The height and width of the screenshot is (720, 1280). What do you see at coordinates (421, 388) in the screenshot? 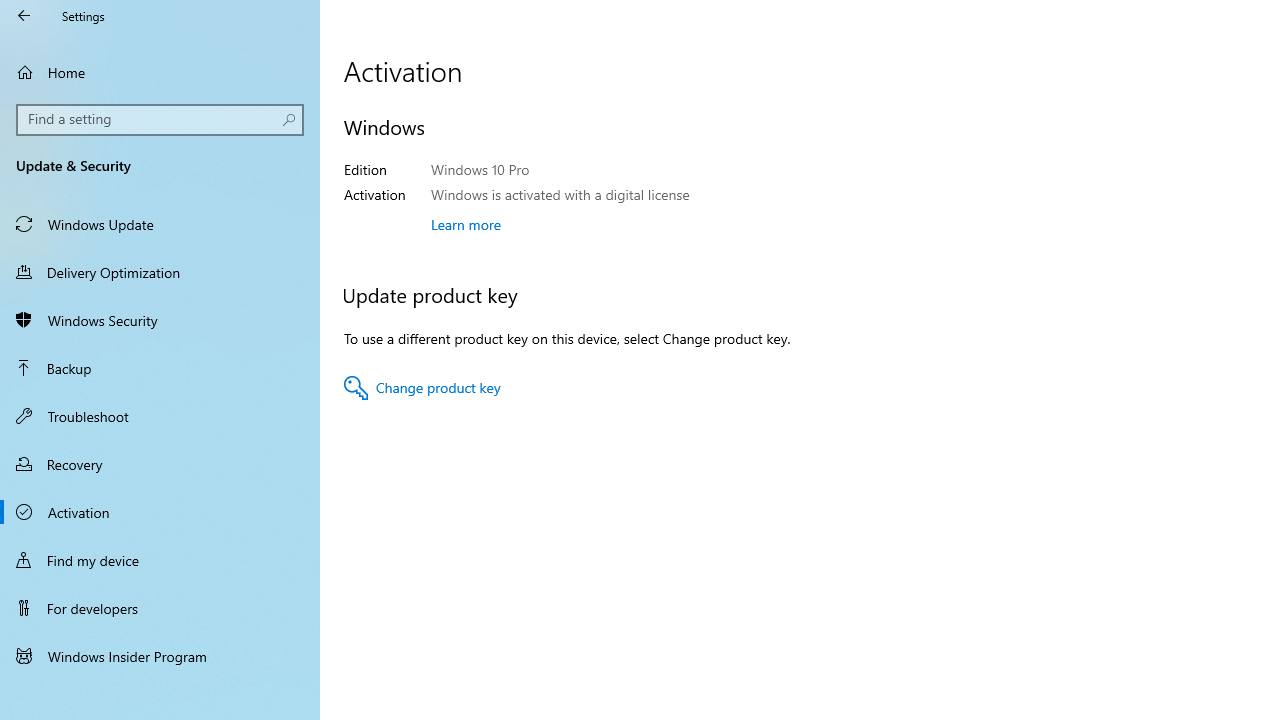
I see `'Change product key'` at bounding box center [421, 388].